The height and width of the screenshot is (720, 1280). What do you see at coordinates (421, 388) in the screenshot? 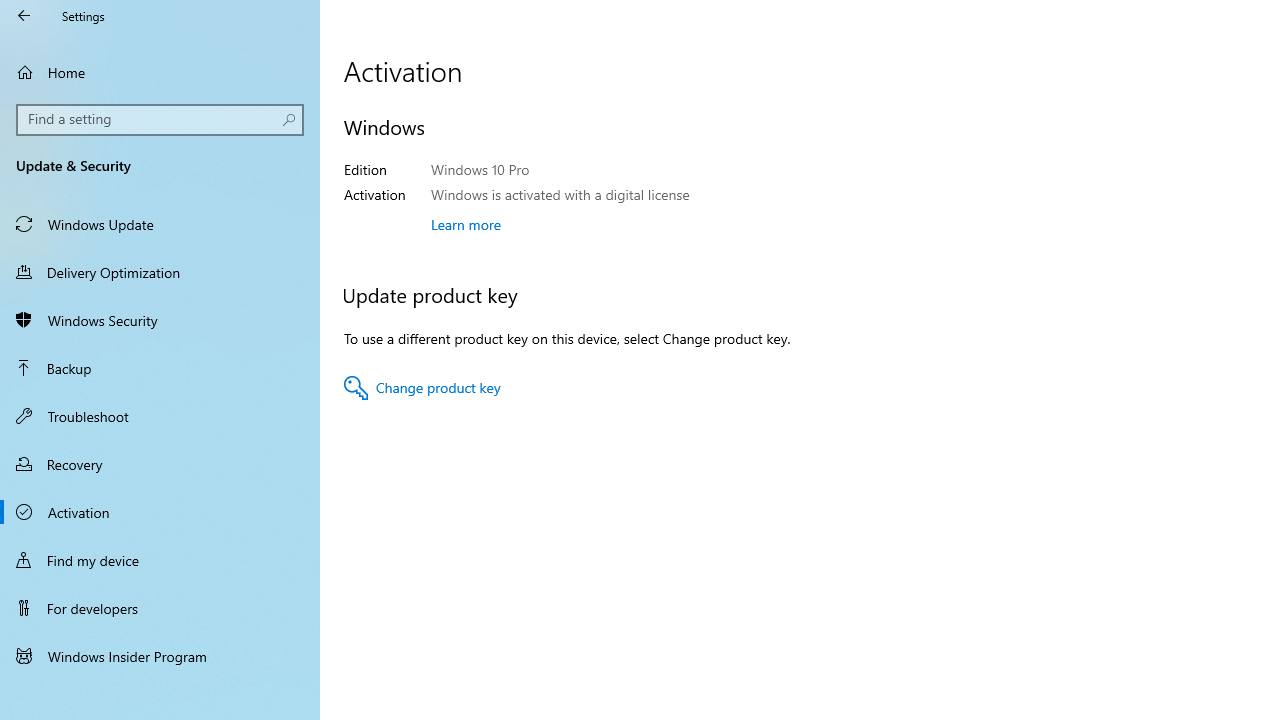
I see `'Change product key'` at bounding box center [421, 388].